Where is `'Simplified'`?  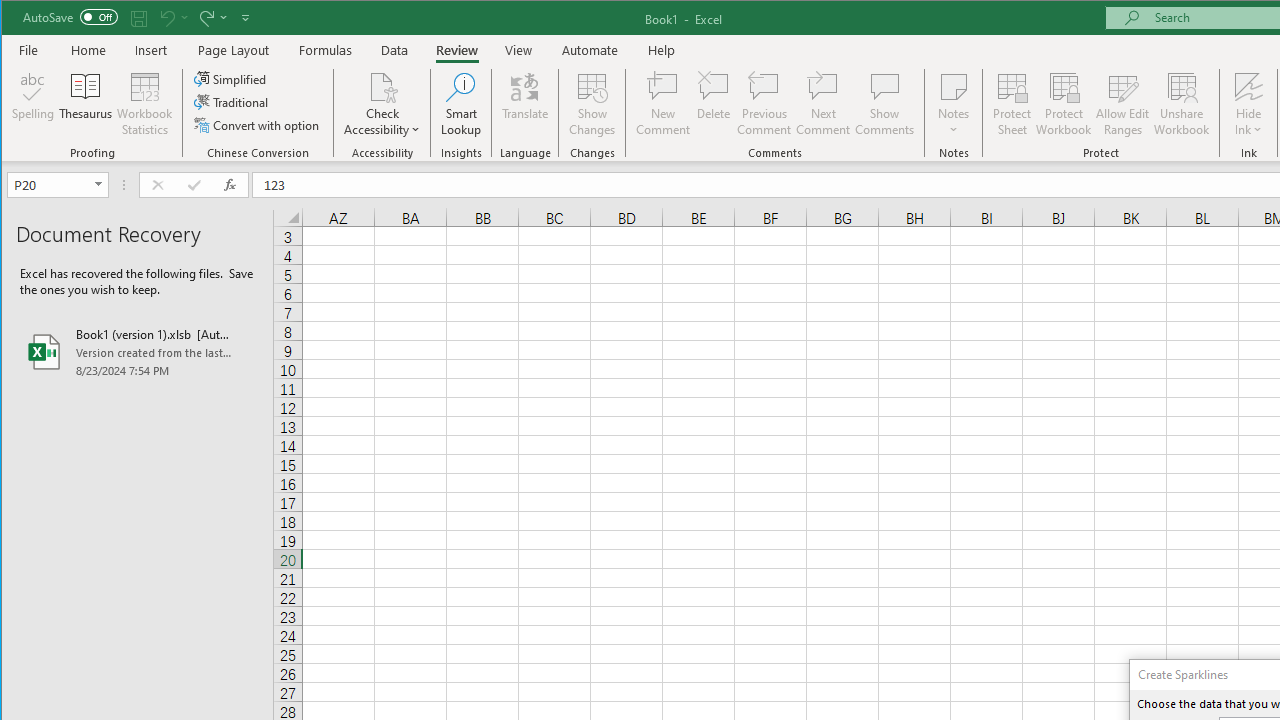
'Simplified' is located at coordinates (231, 78).